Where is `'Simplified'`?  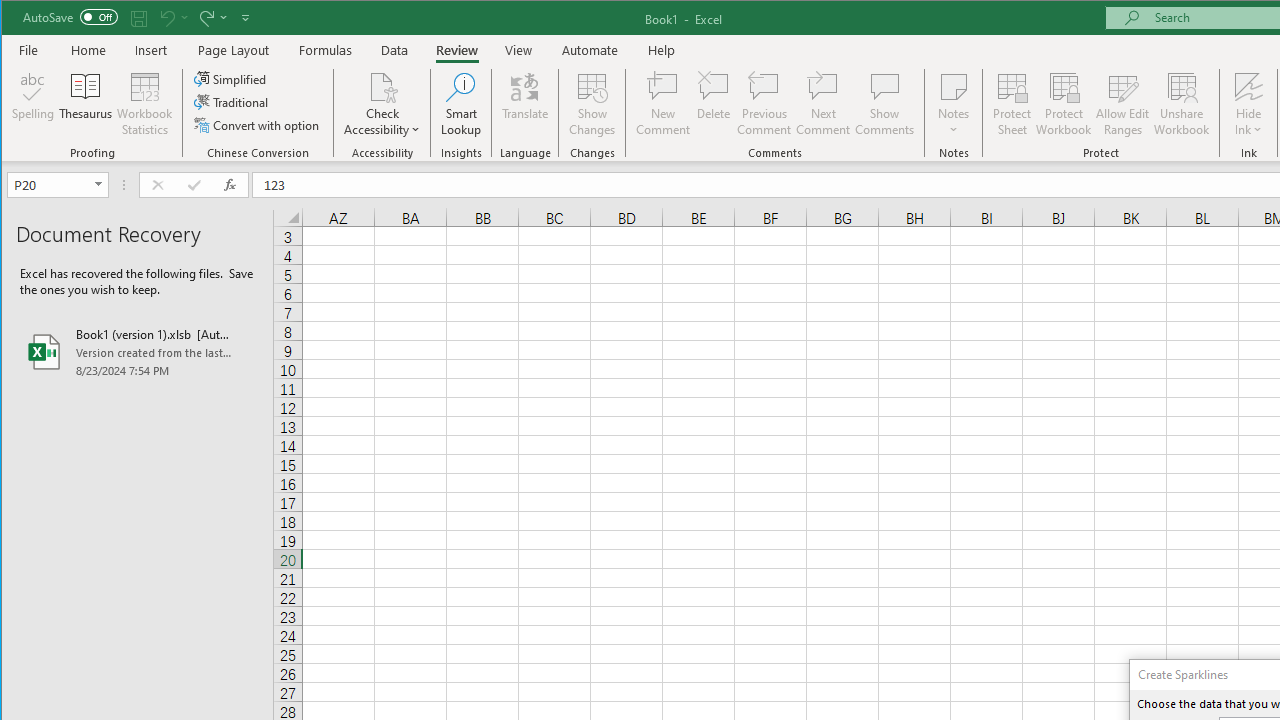
'Simplified' is located at coordinates (231, 78).